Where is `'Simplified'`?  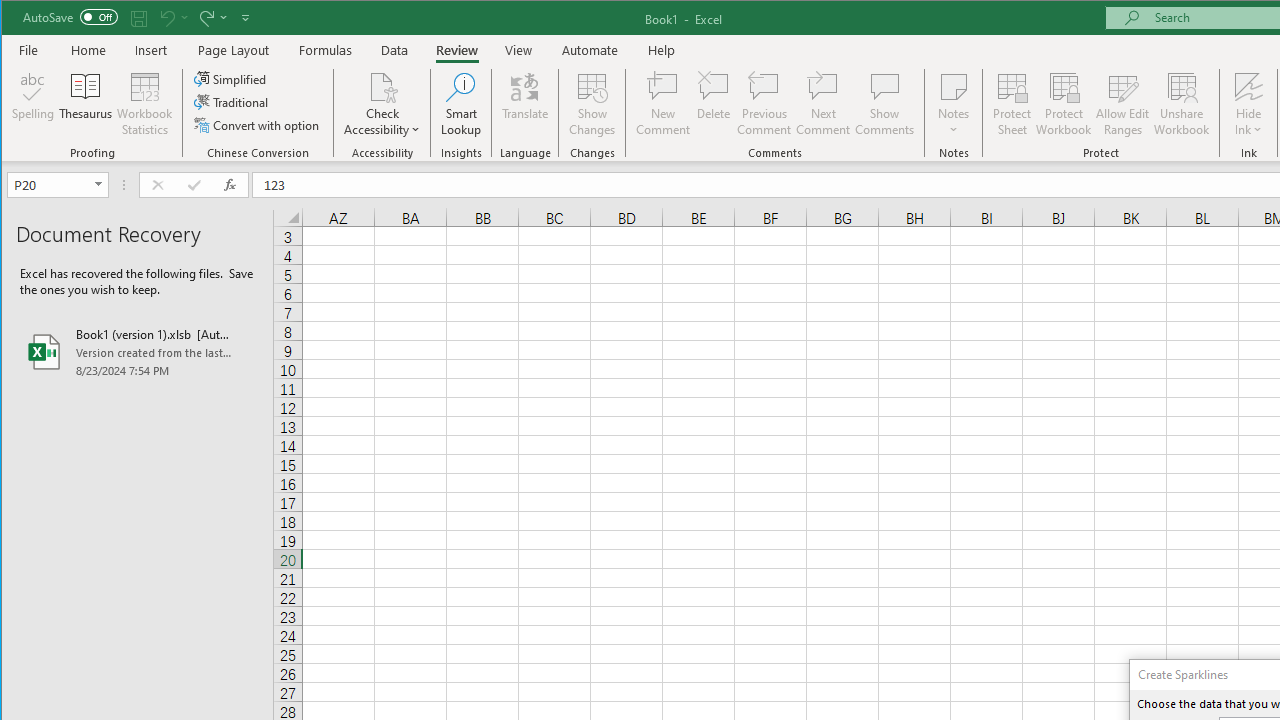
'Simplified' is located at coordinates (231, 78).